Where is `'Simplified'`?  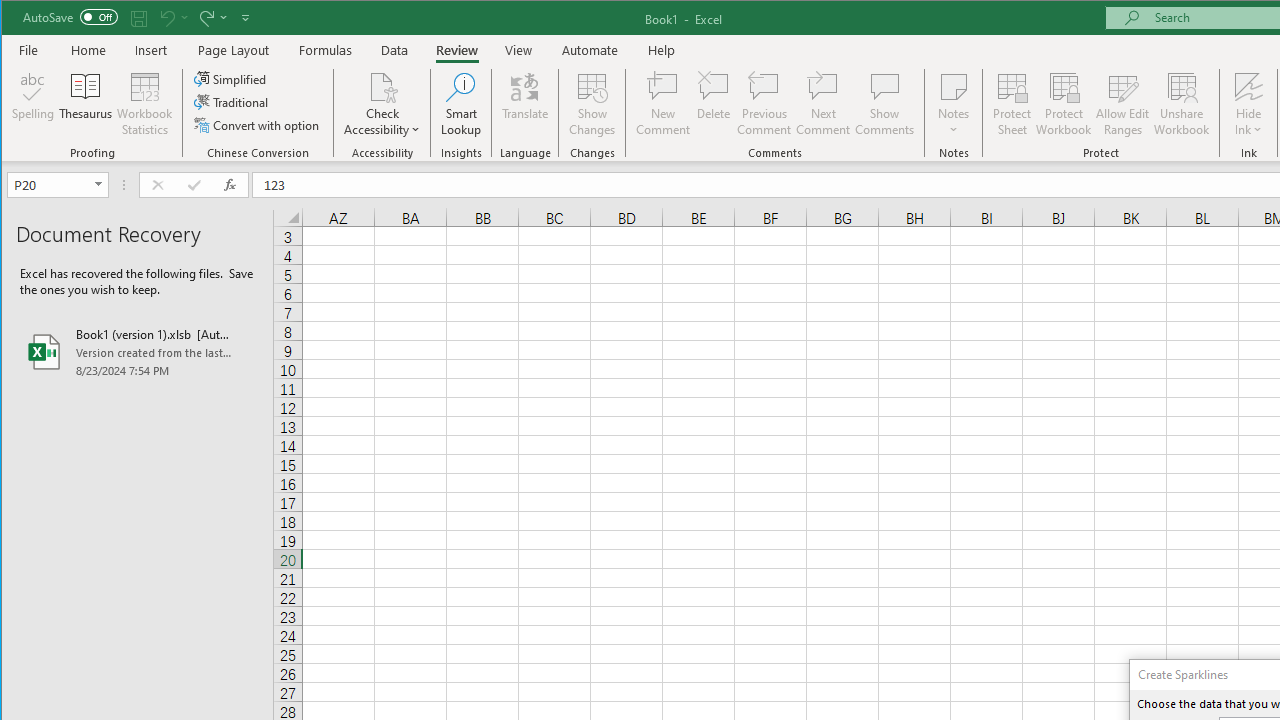
'Simplified' is located at coordinates (231, 78).